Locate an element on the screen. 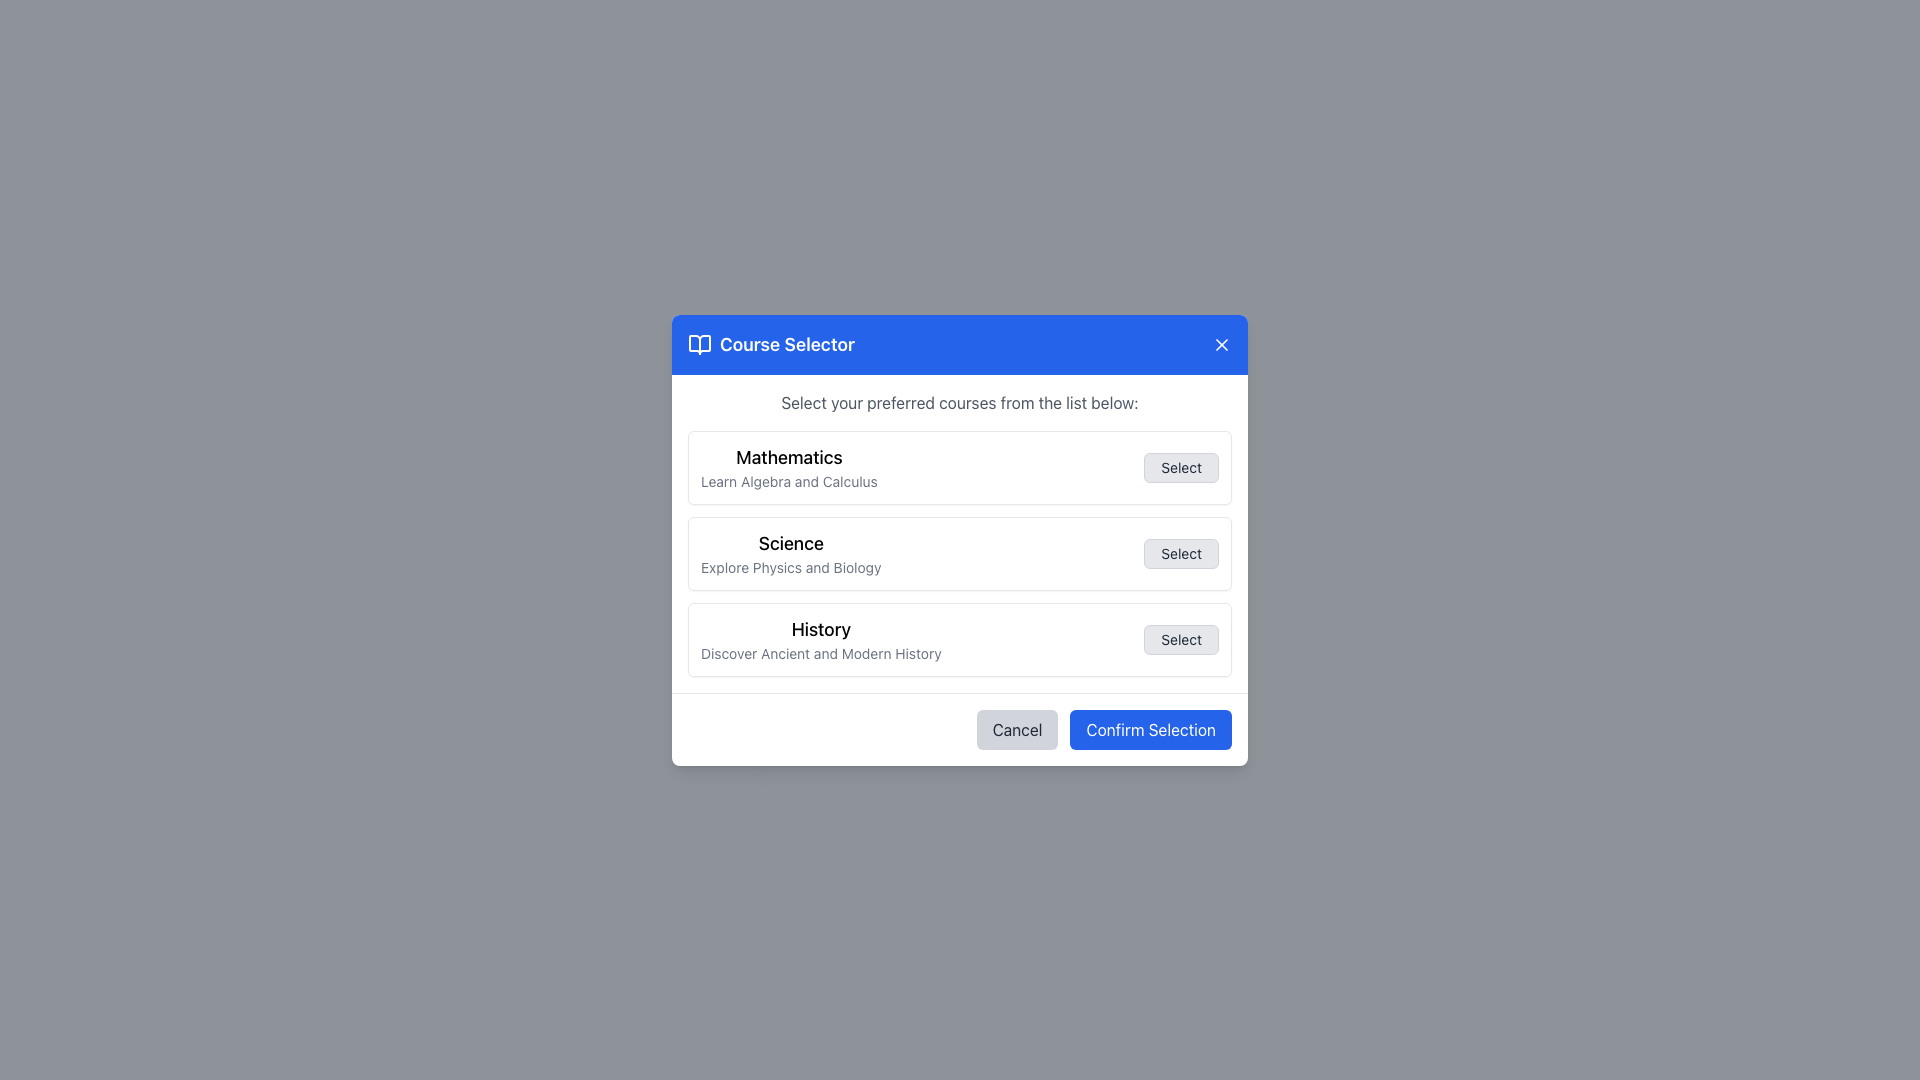 This screenshot has width=1920, height=1080. the informational Text label that describes the topics covered in the 'Mathematics' section, located directly below the main header 'Mathematics' is located at coordinates (788, 481).